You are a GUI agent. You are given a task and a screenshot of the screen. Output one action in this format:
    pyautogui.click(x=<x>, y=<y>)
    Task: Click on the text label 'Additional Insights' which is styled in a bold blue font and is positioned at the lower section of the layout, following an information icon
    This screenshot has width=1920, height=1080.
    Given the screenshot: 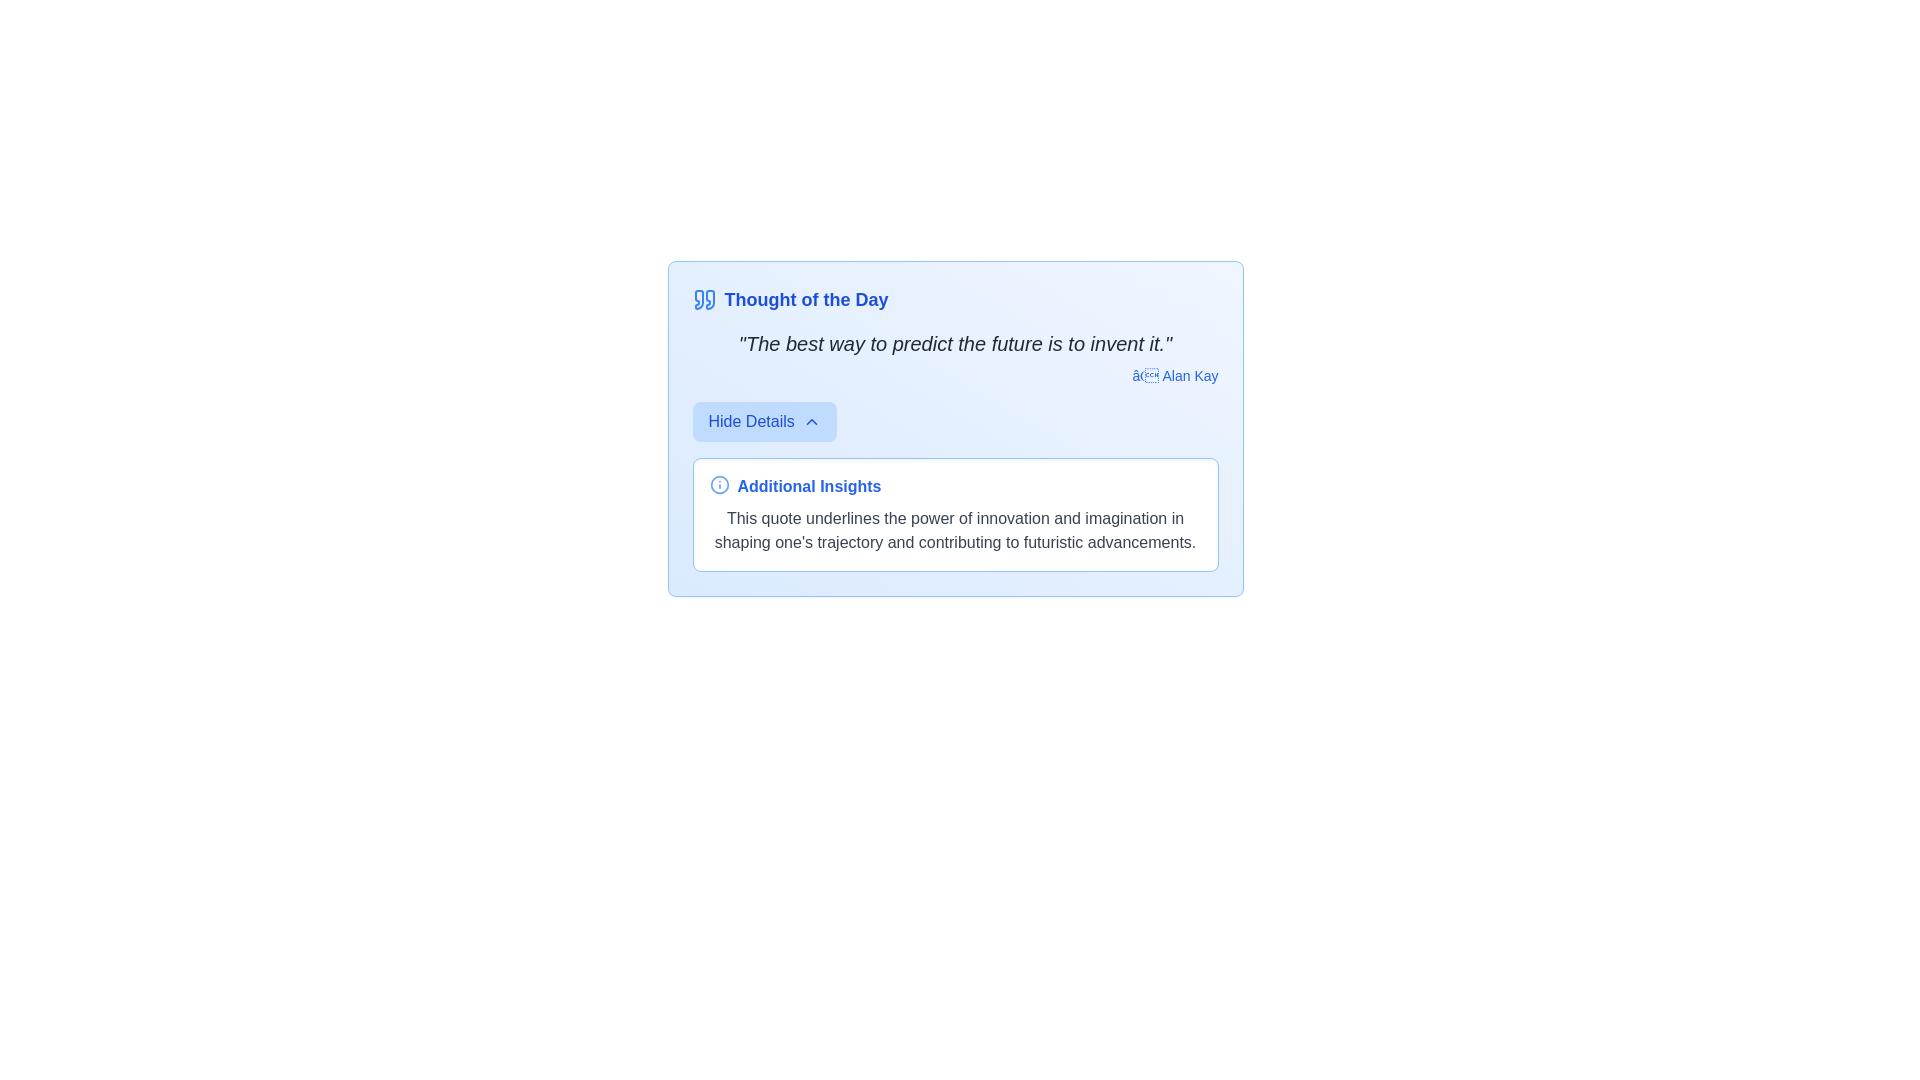 What is the action you would take?
    pyautogui.click(x=809, y=486)
    